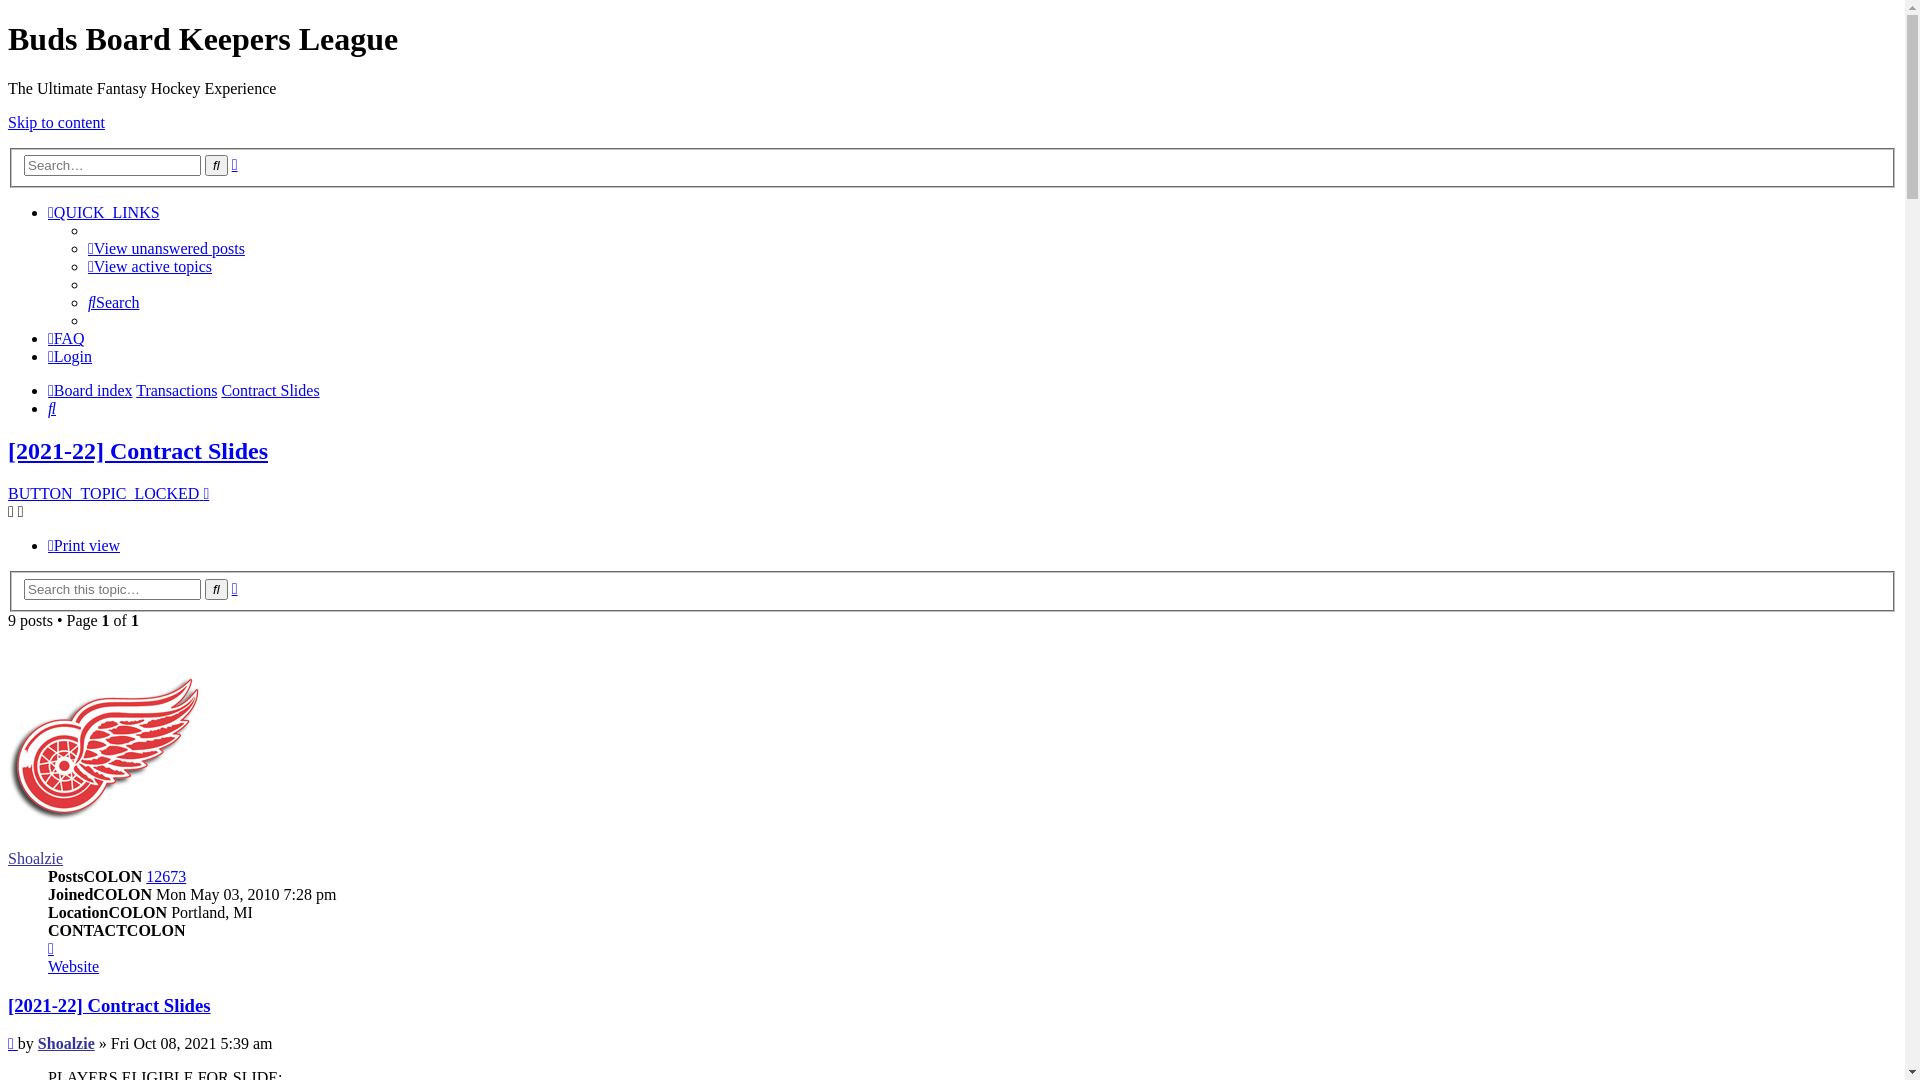  What do you see at coordinates (137, 451) in the screenshot?
I see `'[2021-22] Contract Slides'` at bounding box center [137, 451].